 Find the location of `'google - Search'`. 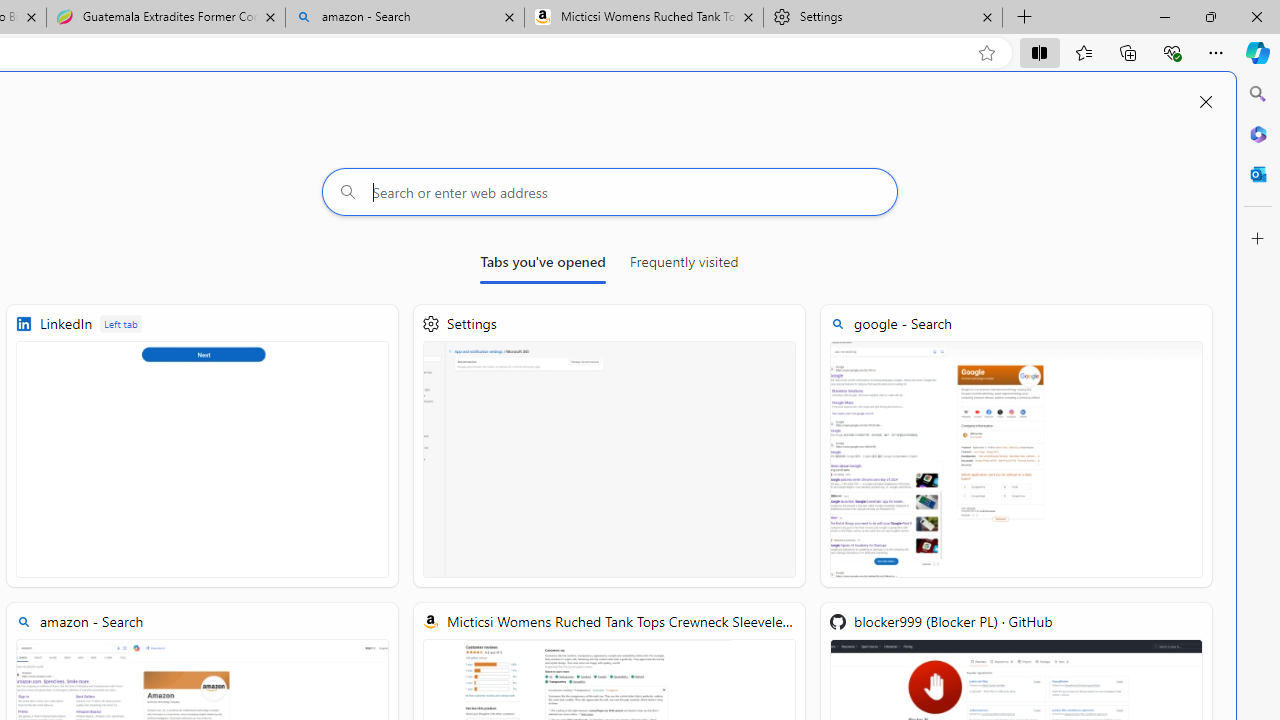

'google - Search' is located at coordinates (1016, 445).